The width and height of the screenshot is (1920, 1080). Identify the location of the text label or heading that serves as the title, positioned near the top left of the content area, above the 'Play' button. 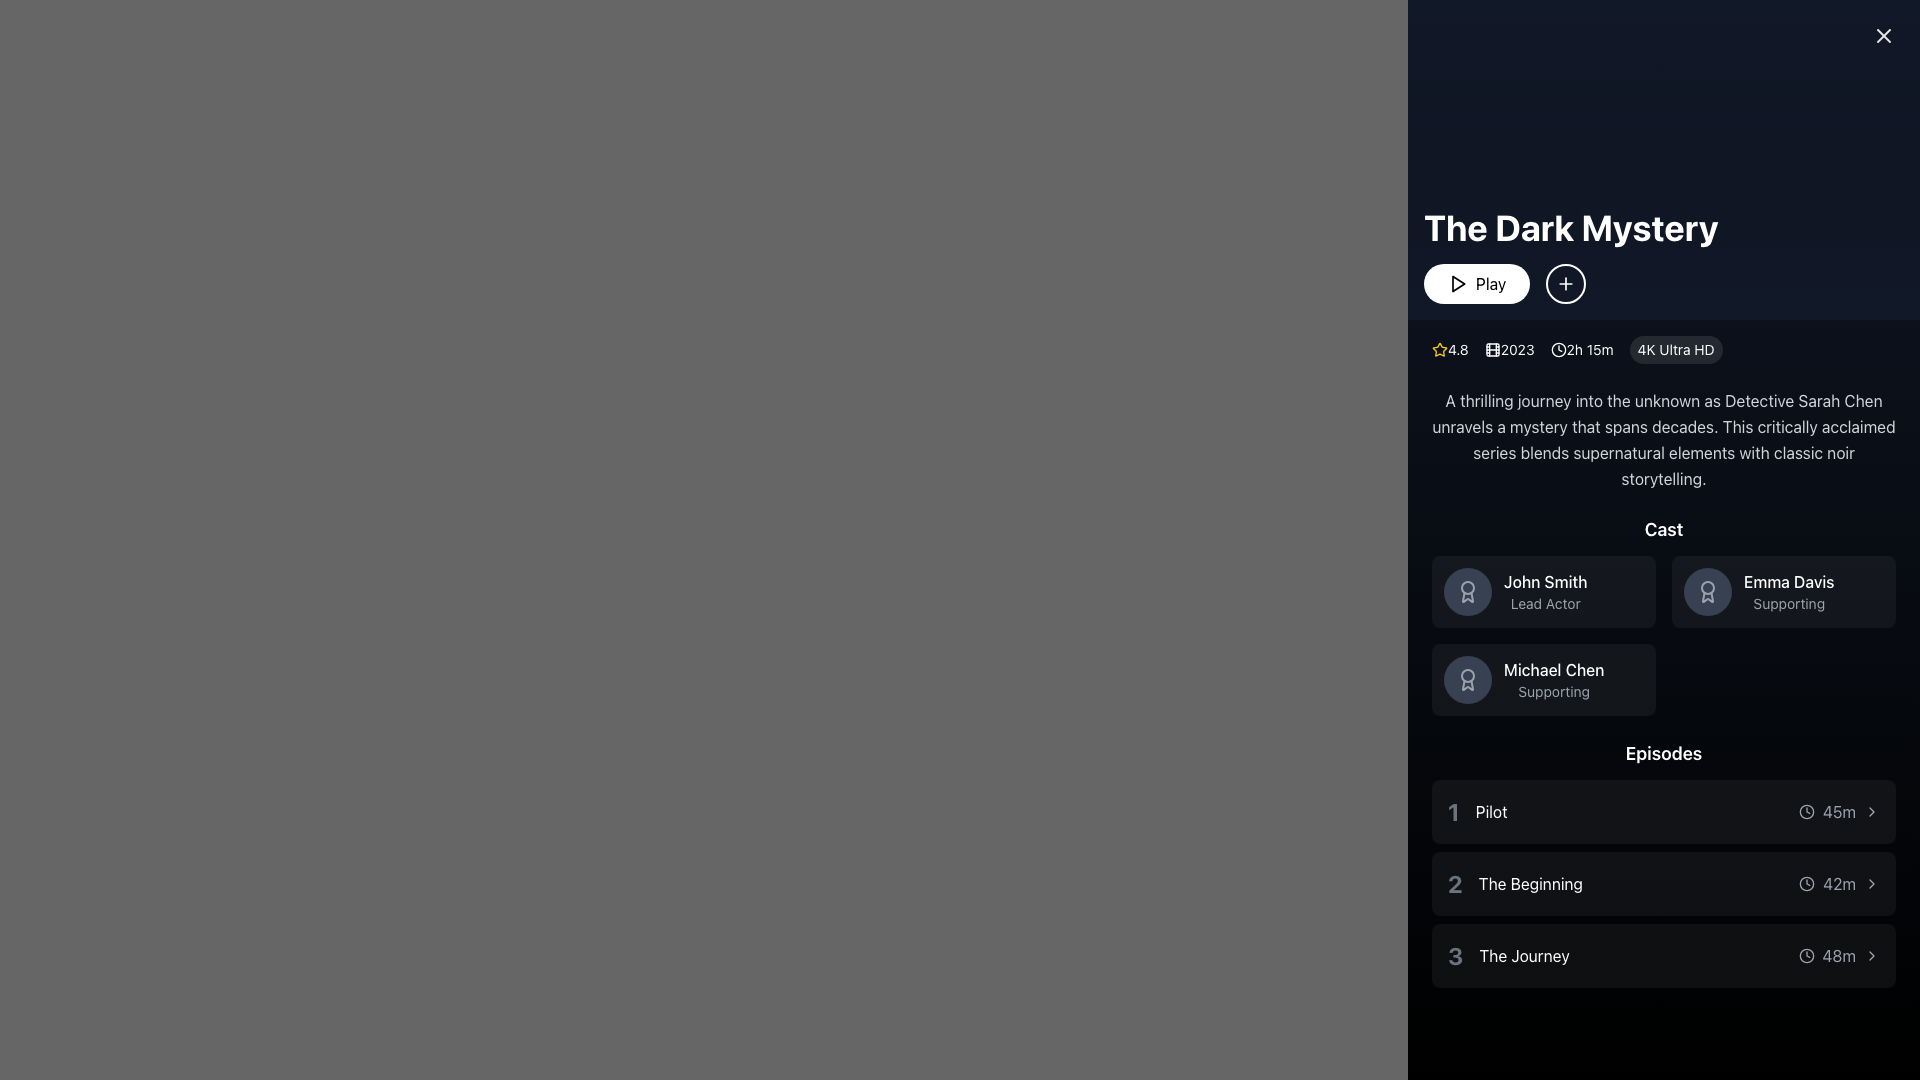
(1570, 226).